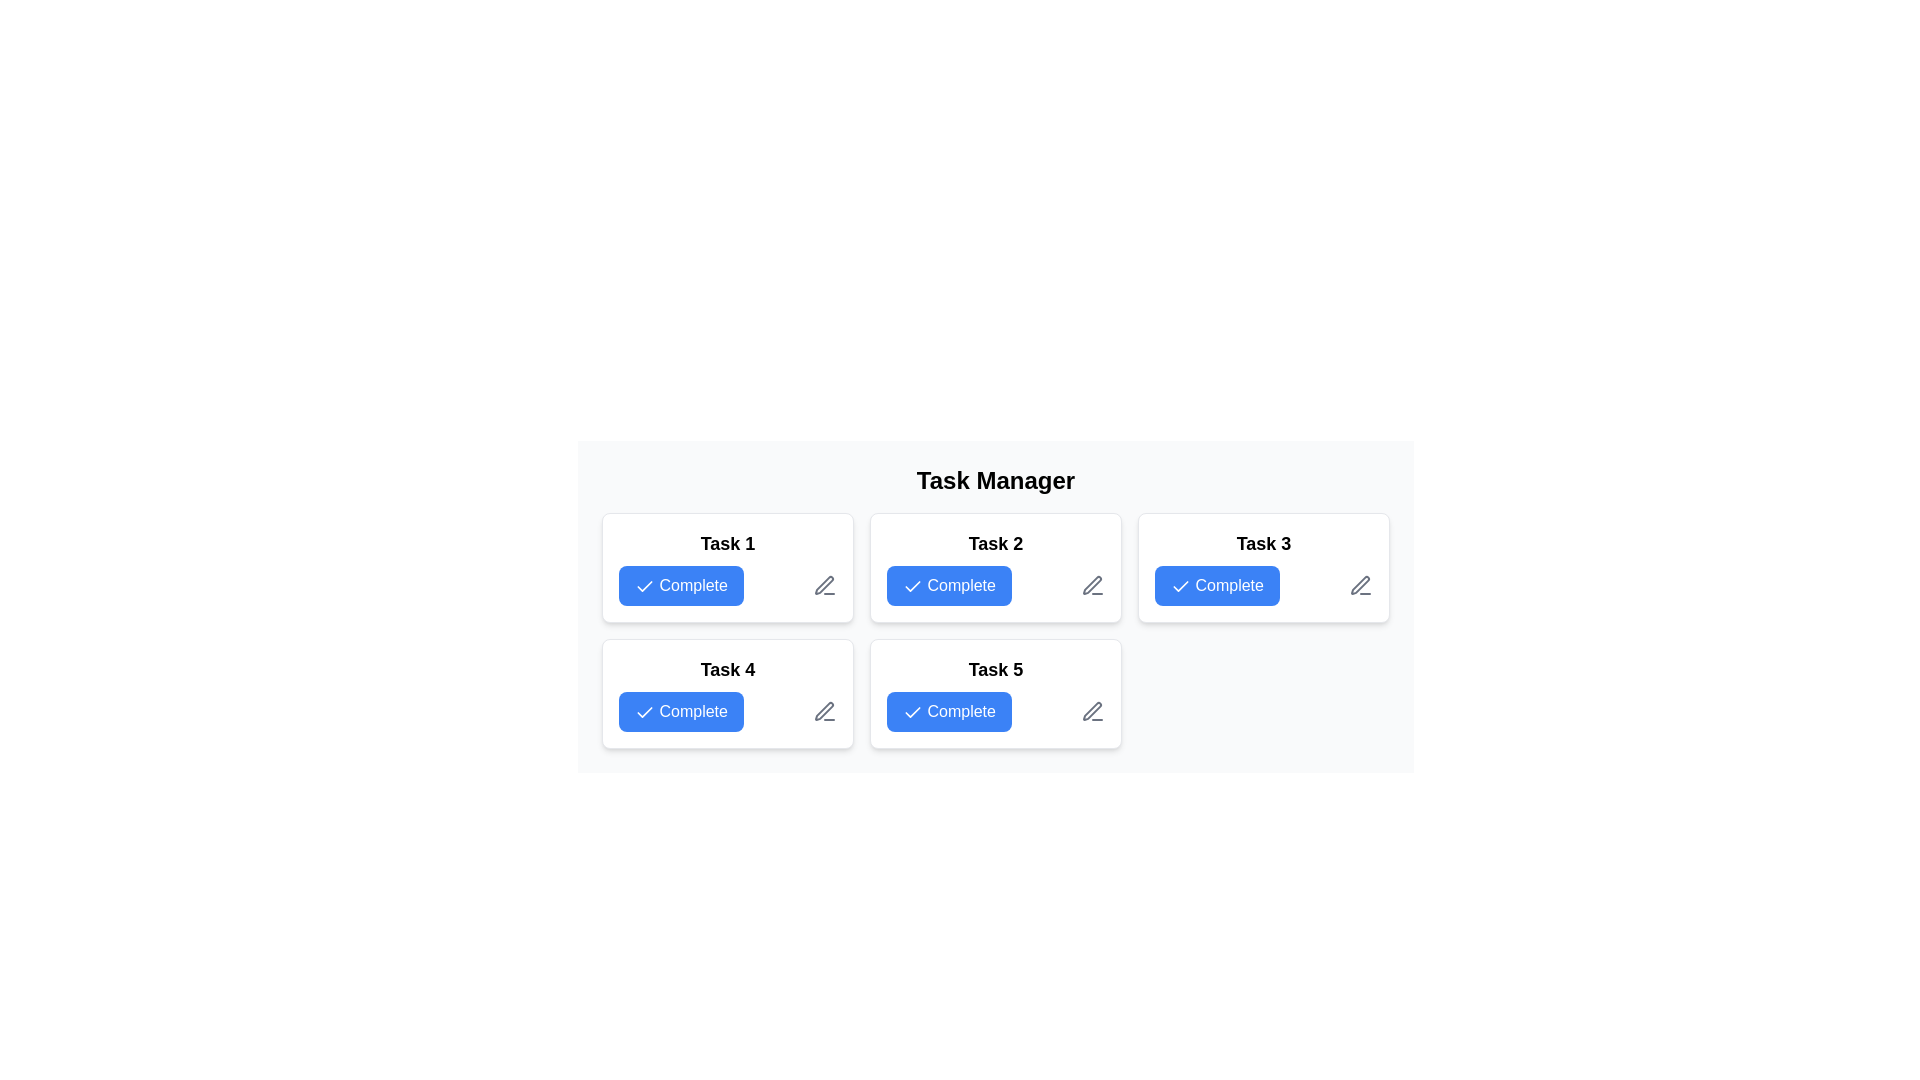 The image size is (1920, 1080). I want to click on the SVG icon inside the 'Complete' button located under 'Task 4' in the task grid layout, so click(644, 711).